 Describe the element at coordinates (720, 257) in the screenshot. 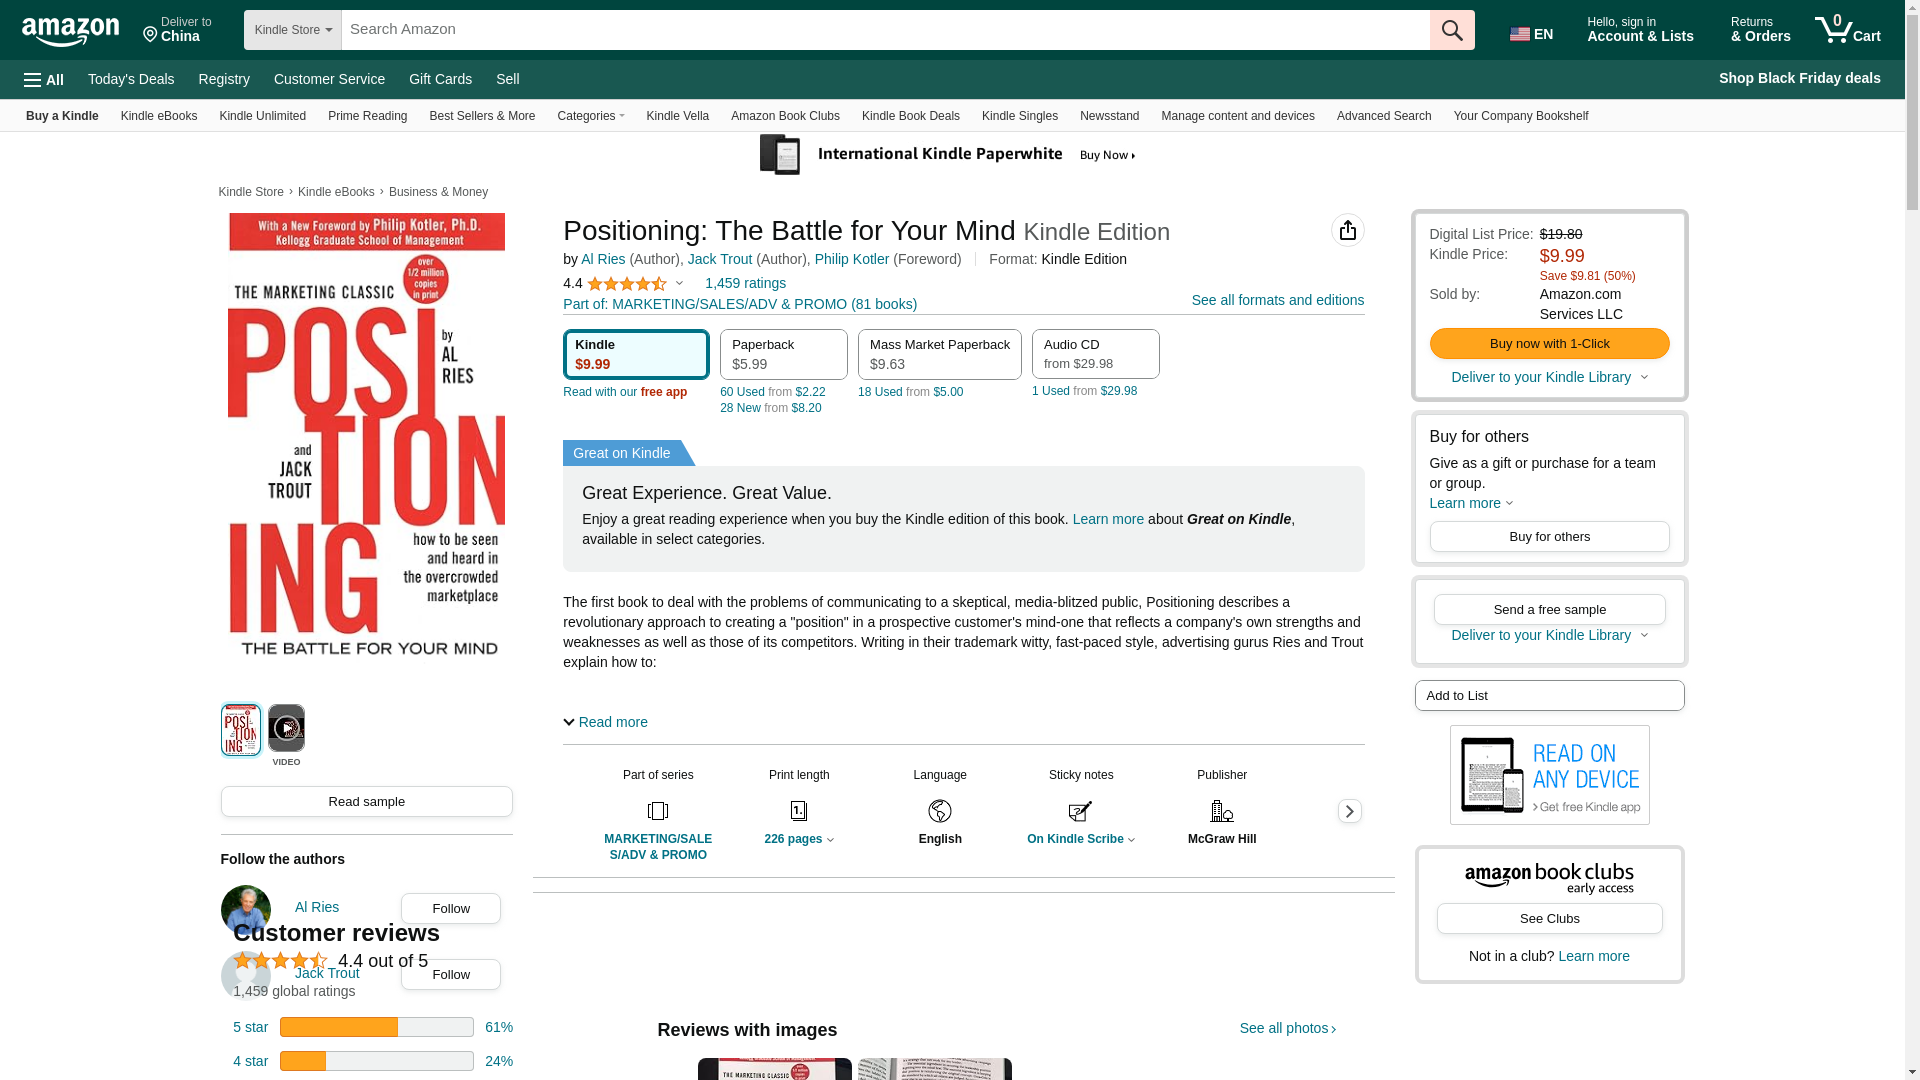

I see `'Jack Trout'` at that location.